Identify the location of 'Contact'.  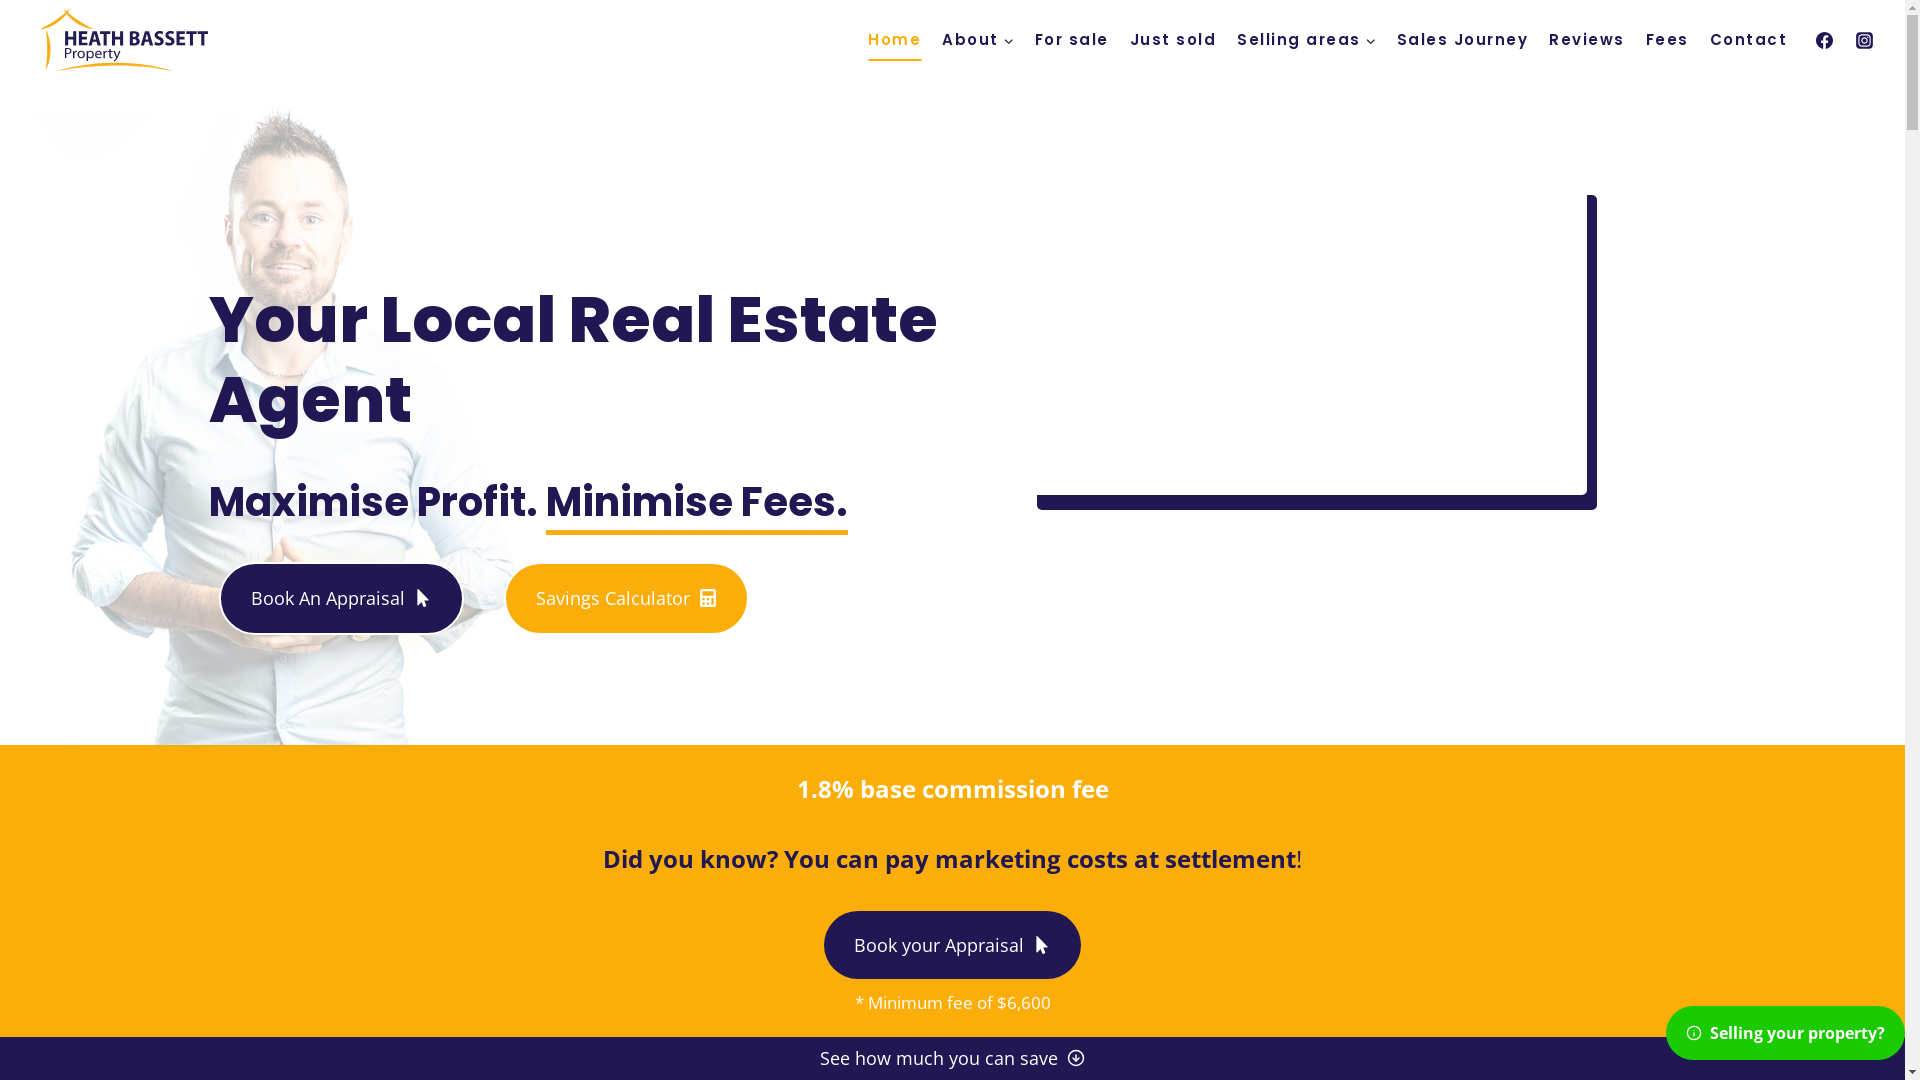
(1747, 39).